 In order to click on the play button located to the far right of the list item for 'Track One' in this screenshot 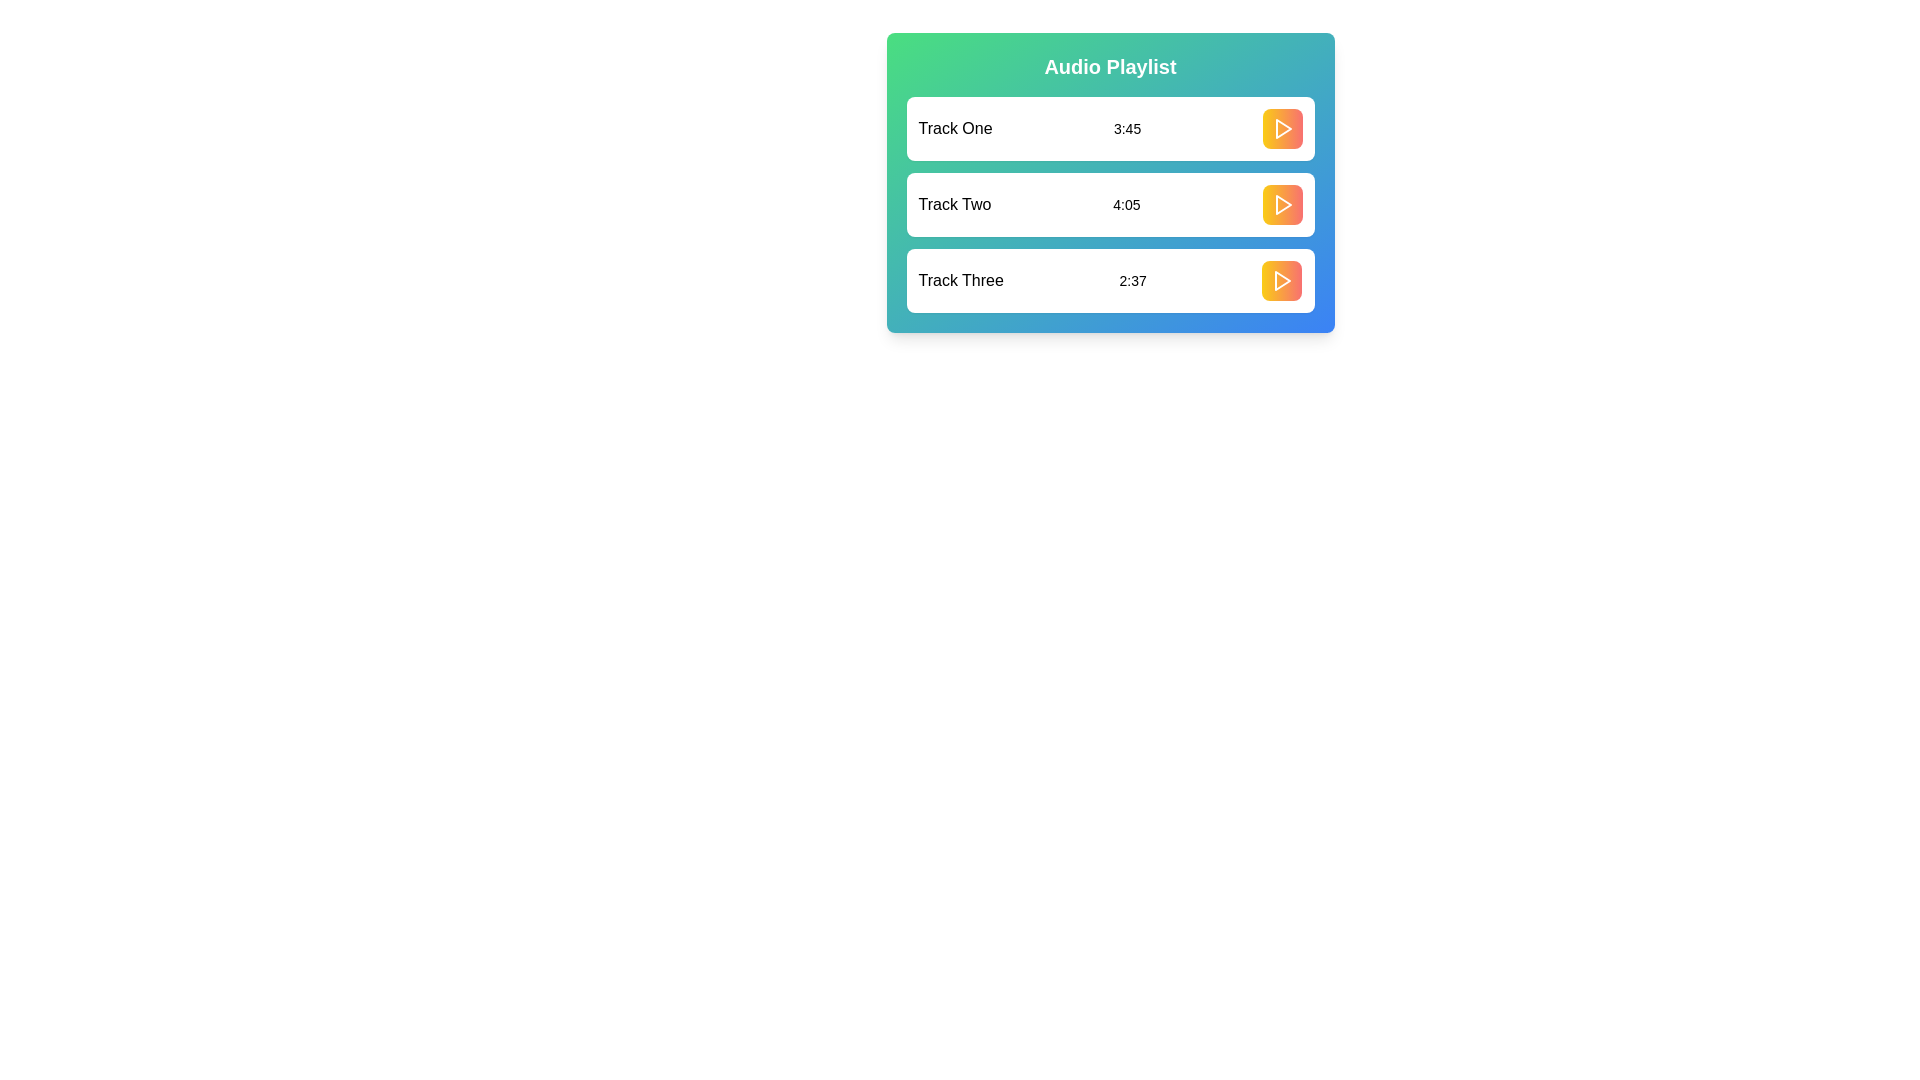, I will do `click(1282, 128)`.